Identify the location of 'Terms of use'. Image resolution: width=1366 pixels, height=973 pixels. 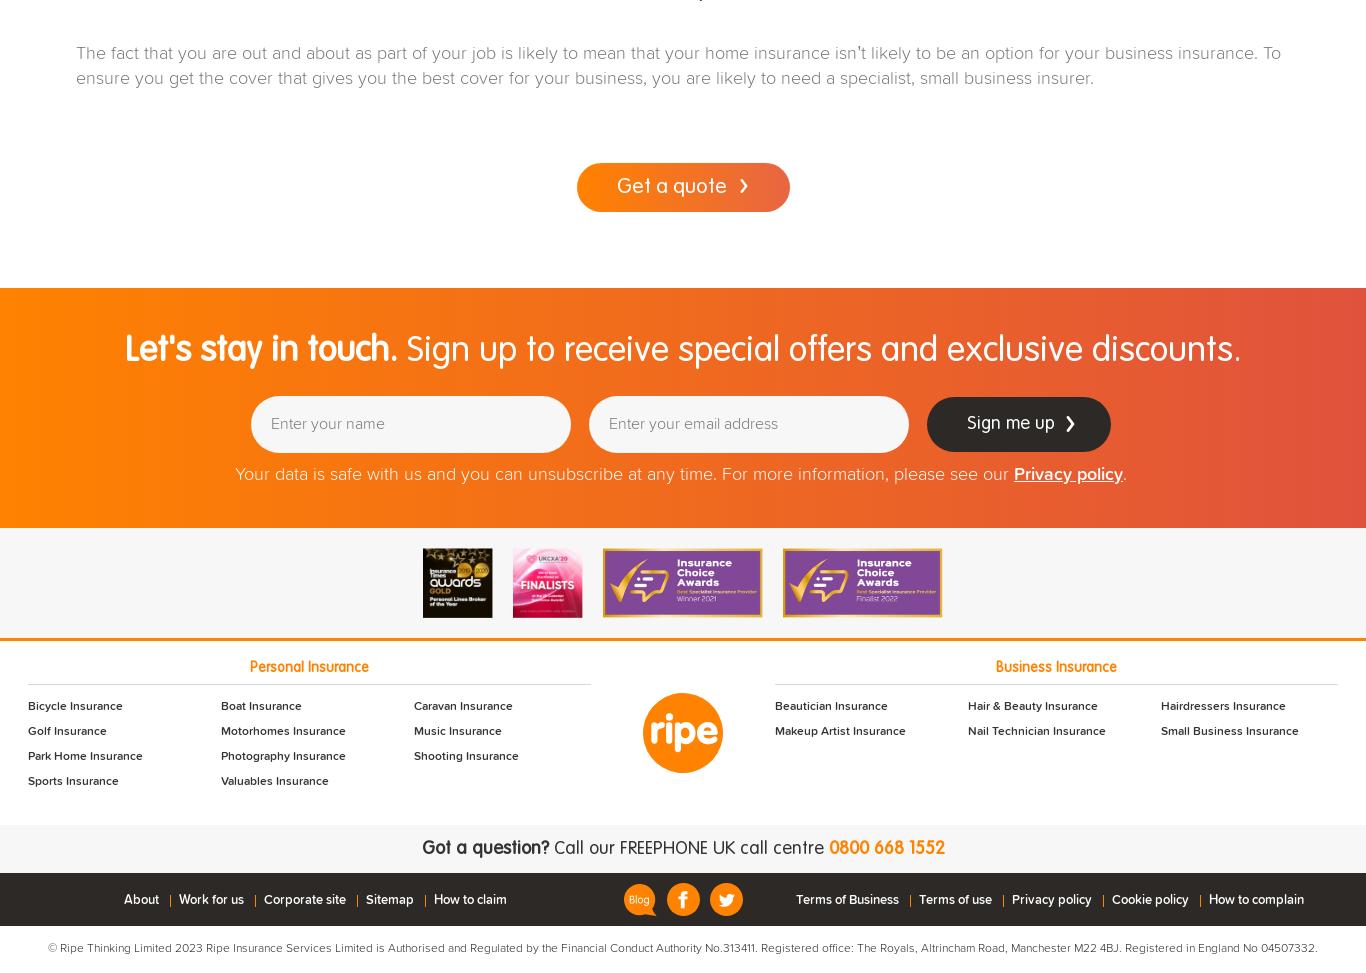
(955, 899).